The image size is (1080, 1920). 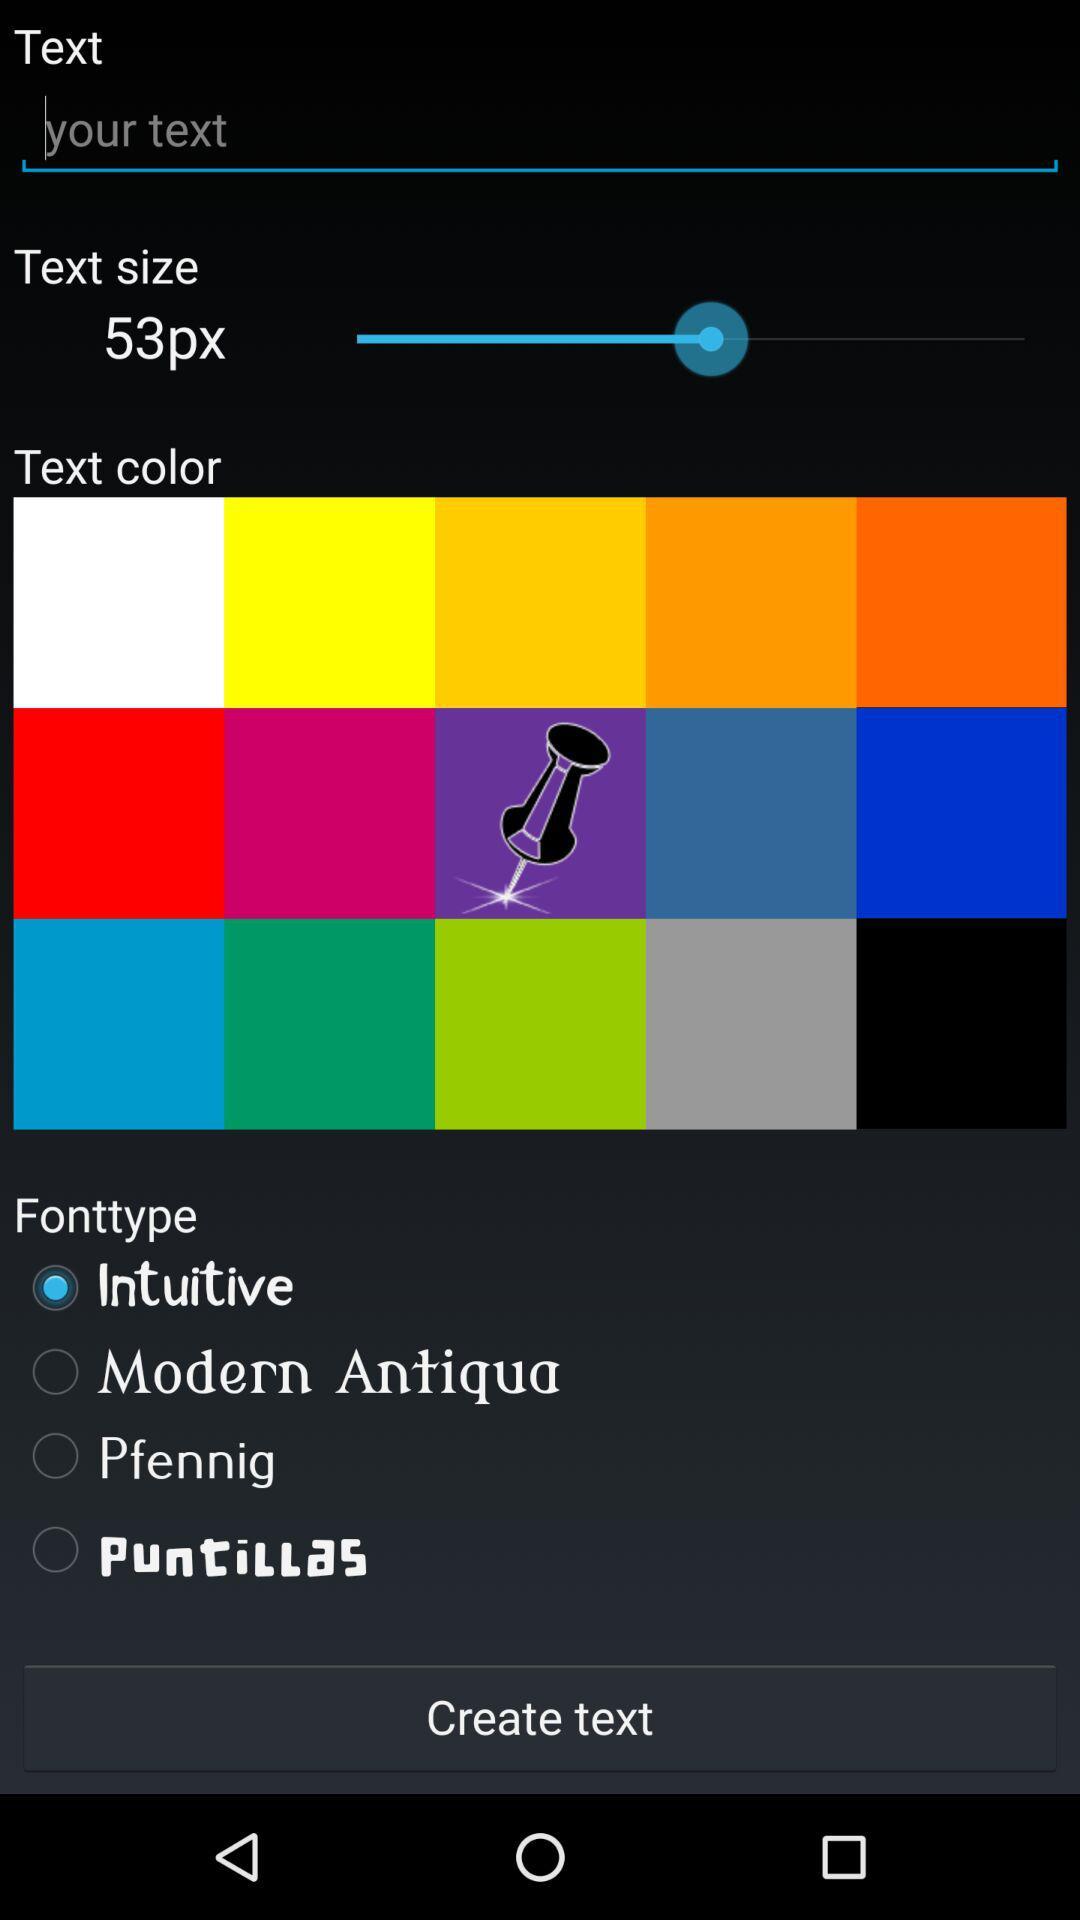 What do you see at coordinates (540, 813) in the screenshot?
I see `flashing colors fun fonts change text size push pin red square bright lights` at bounding box center [540, 813].